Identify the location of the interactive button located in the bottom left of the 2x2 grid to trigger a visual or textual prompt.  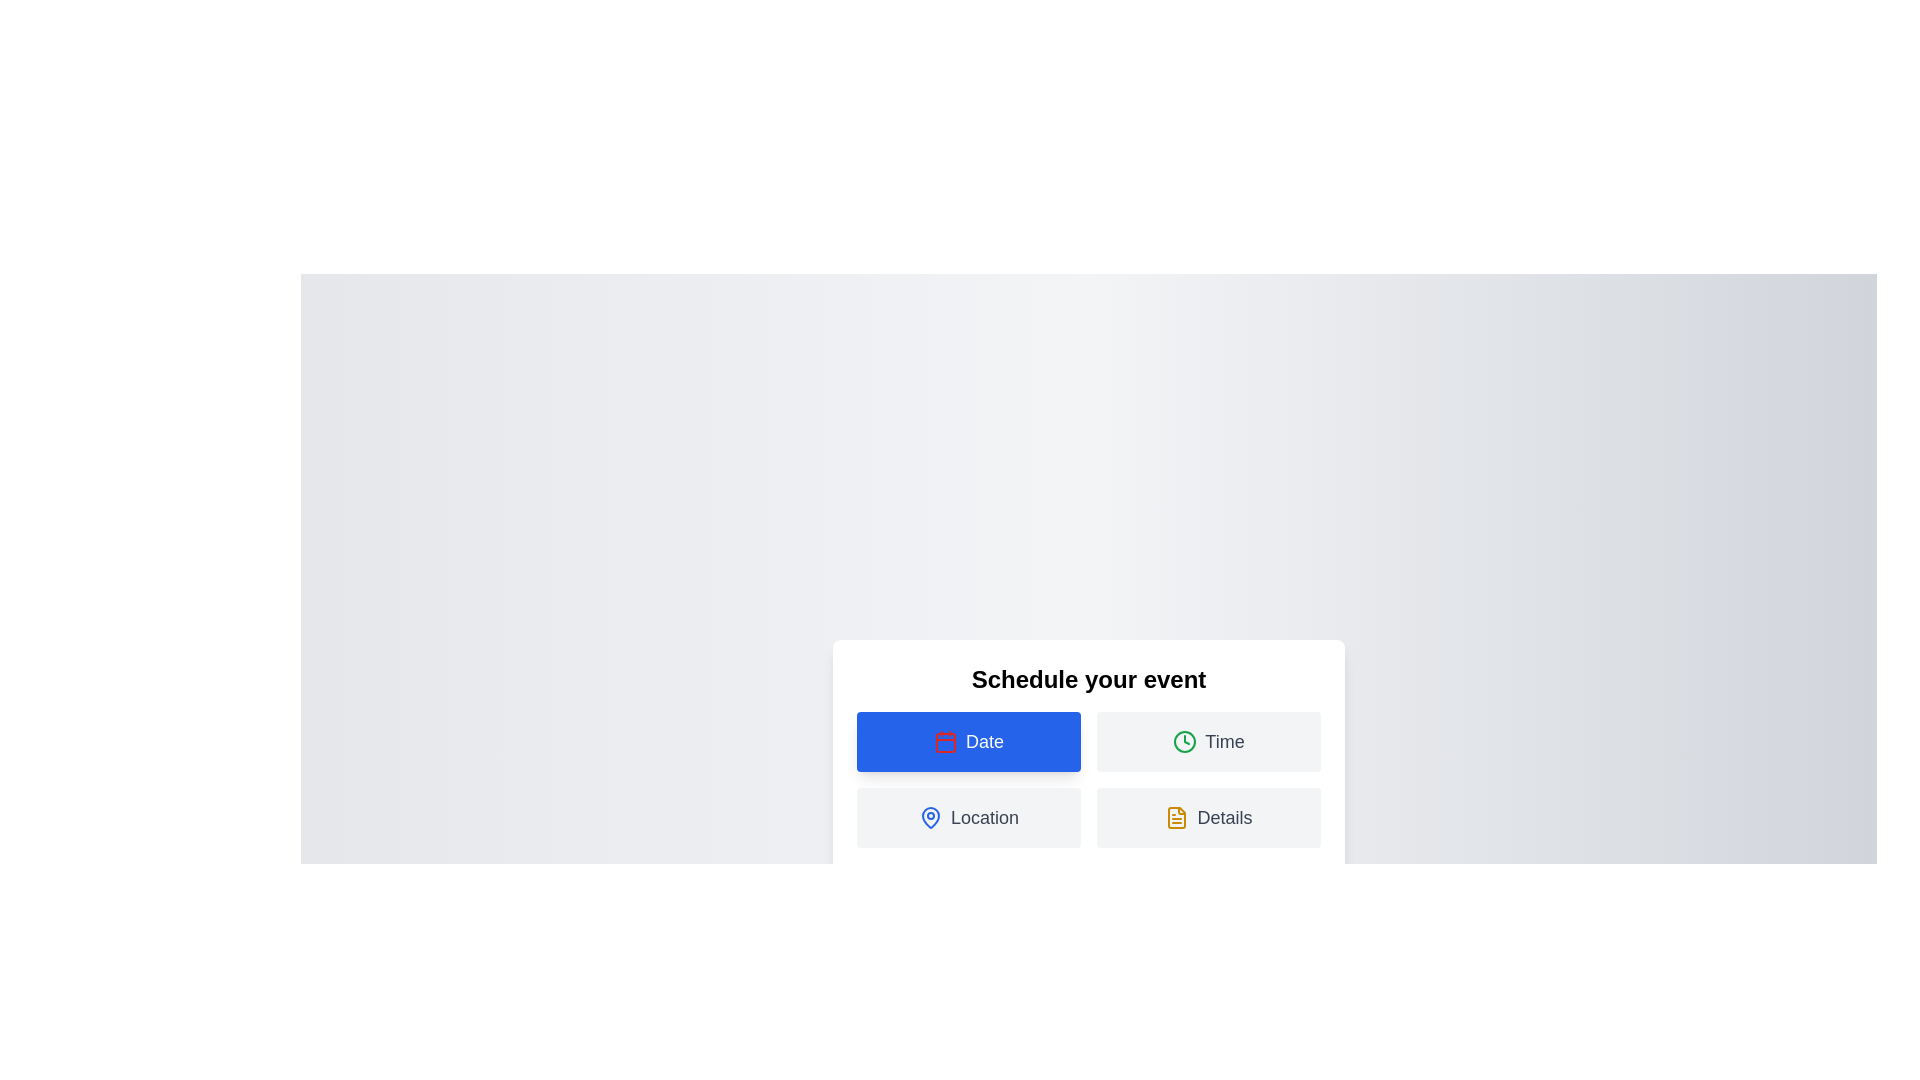
(969, 817).